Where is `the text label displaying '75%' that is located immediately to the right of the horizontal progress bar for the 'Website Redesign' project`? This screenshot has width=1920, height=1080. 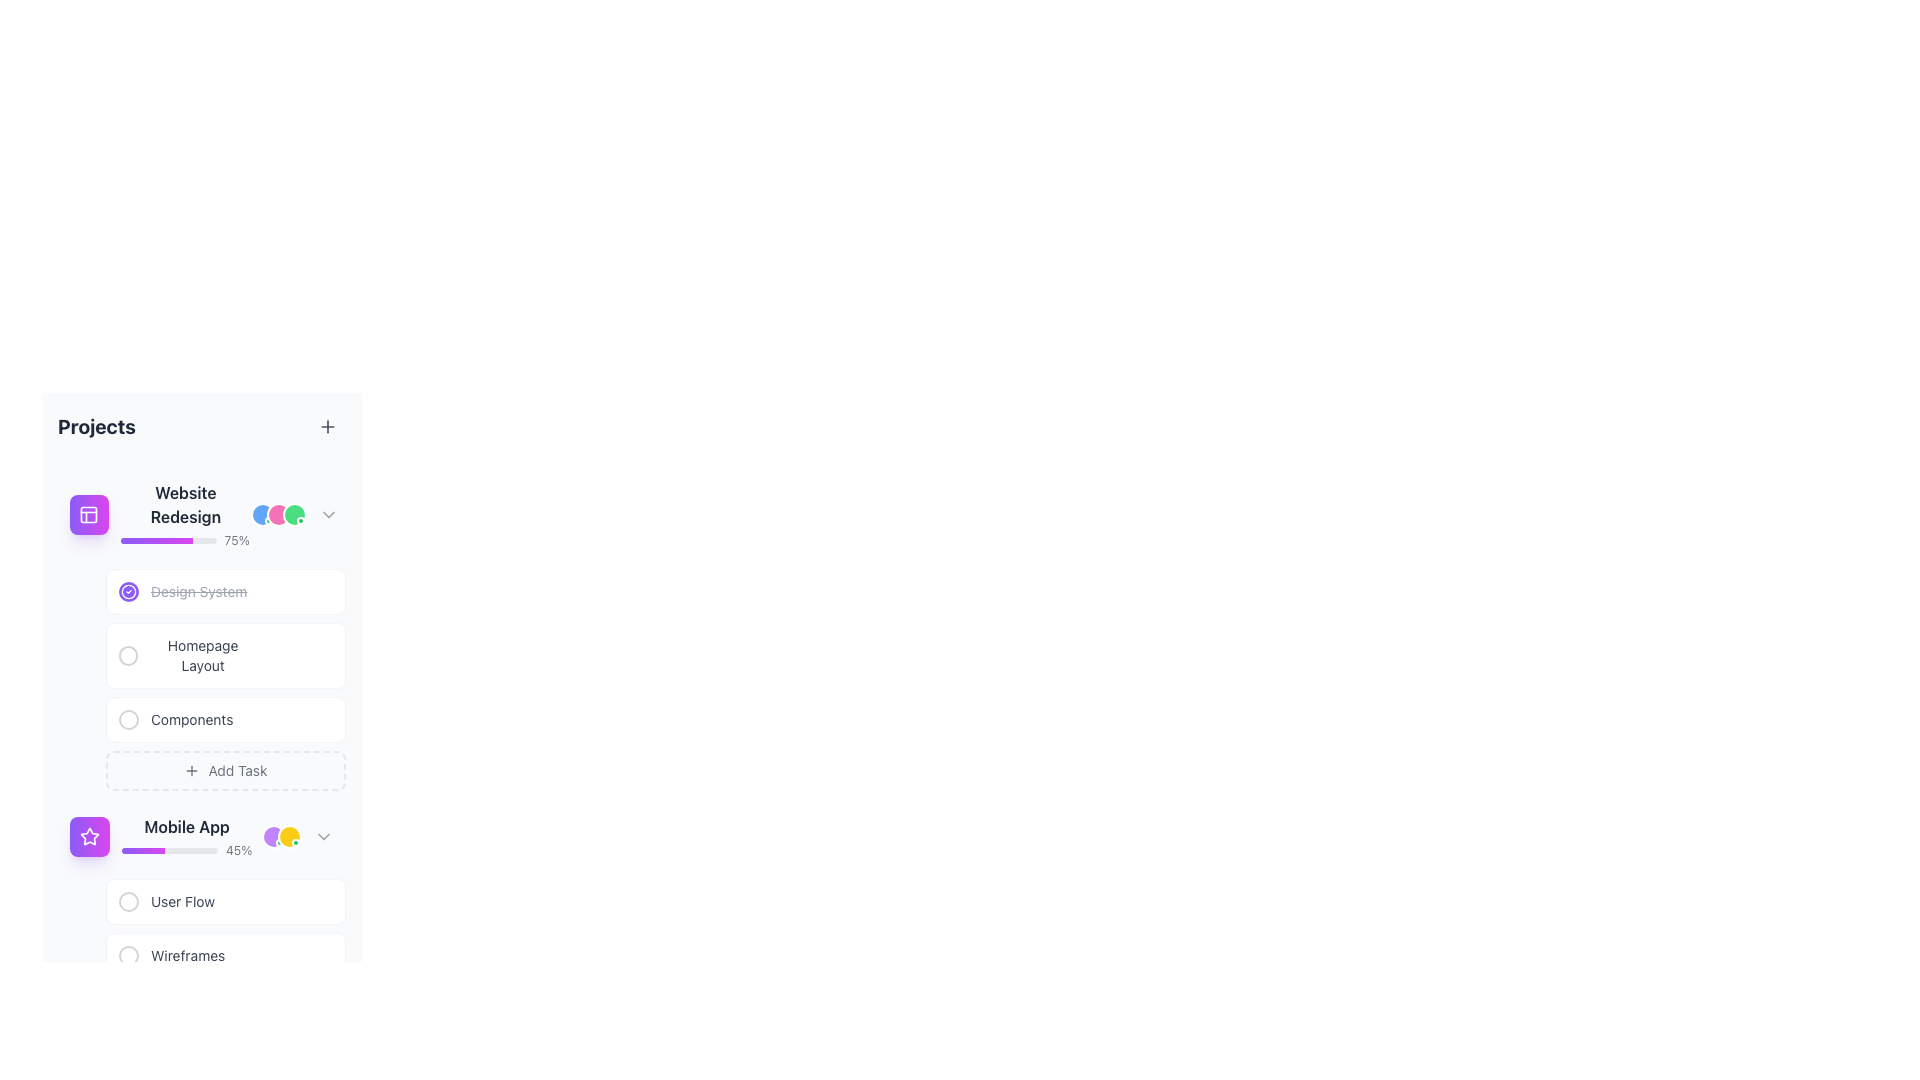 the text label displaying '75%' that is located immediately to the right of the horizontal progress bar for the 'Website Redesign' project is located at coordinates (237, 540).